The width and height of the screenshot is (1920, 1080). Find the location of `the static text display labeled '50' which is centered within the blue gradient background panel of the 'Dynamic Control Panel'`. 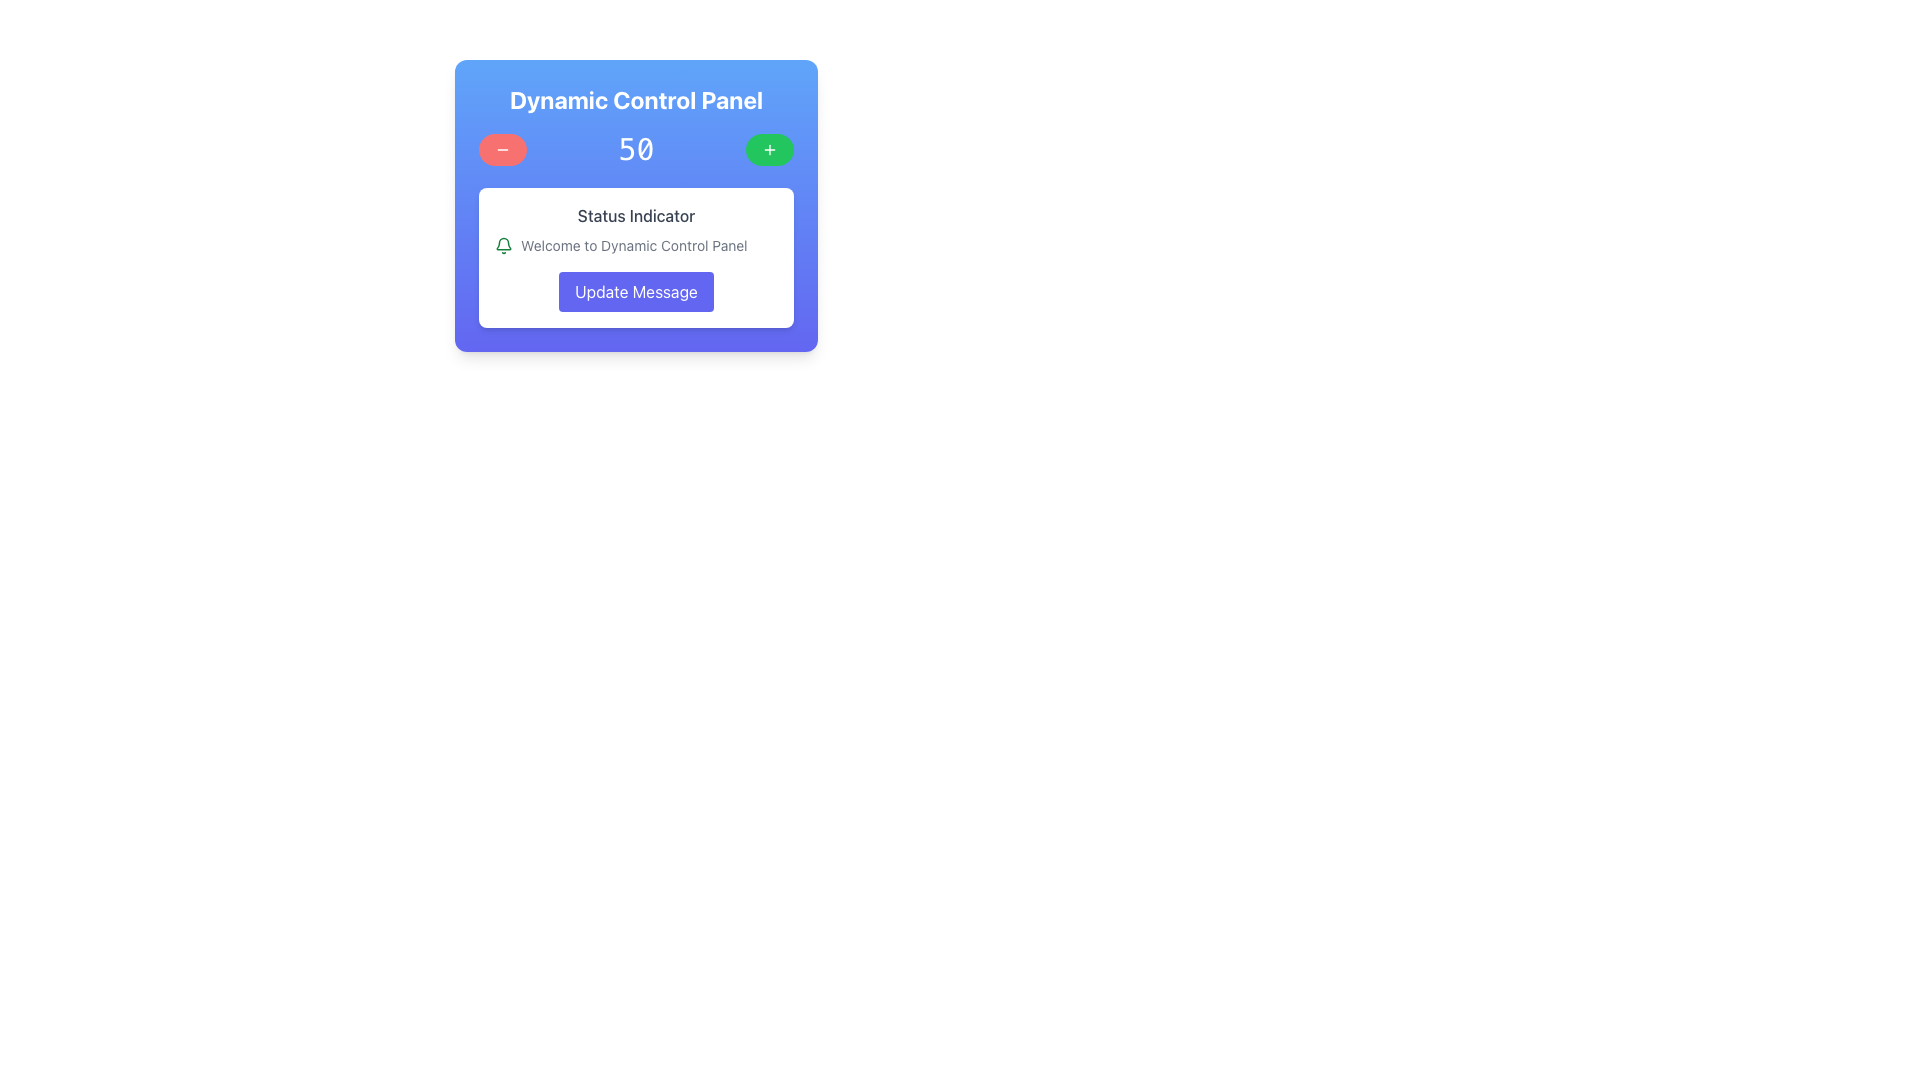

the static text display labeled '50' which is centered within the blue gradient background panel of the 'Dynamic Control Panel' is located at coordinates (635, 149).